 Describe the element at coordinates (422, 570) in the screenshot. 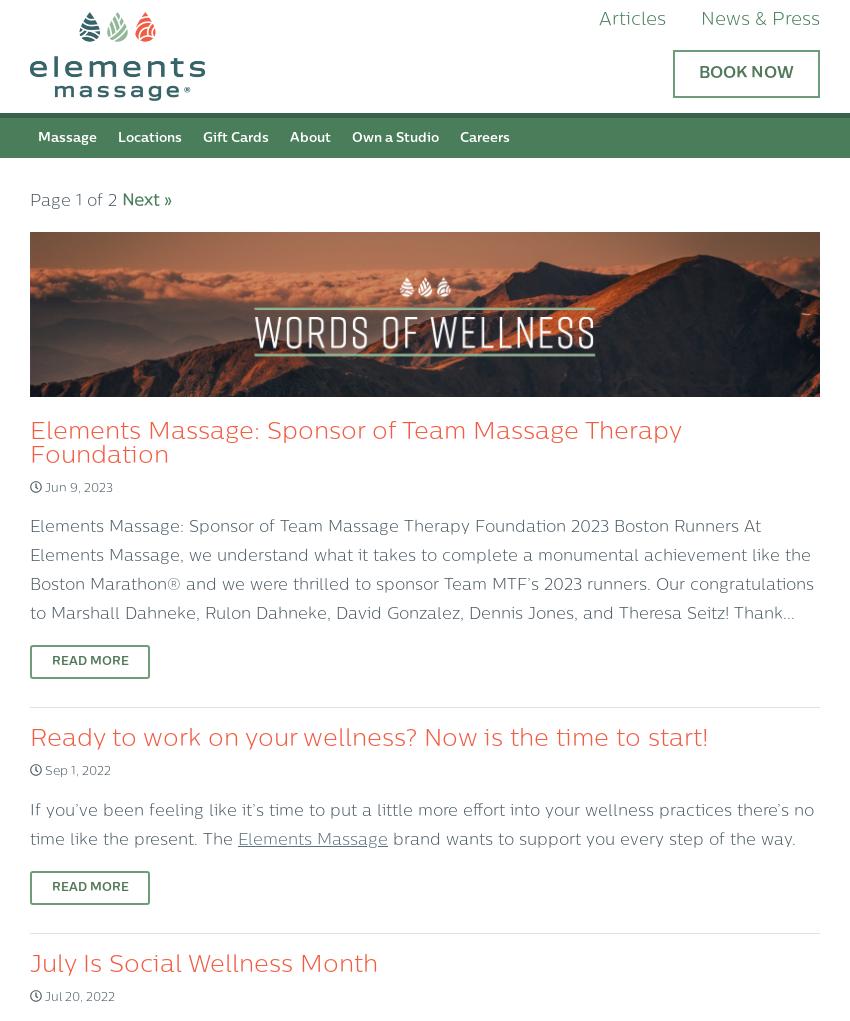

I see `'Elements Massage: Sponsor of Team Massage Therapy Foundation 2023 Boston Runners

At Elements Massage, we understand what it takes to complete a monumental achievement like the Boston Marathon® and we were thrilled to sponsor Team MTF’s 2023 runners. Our congratulations to Marshall Dahneke, Rulon Dahneke, David Gonzalez, Dennis Jones, and Theresa Seitz! Thank...'` at that location.